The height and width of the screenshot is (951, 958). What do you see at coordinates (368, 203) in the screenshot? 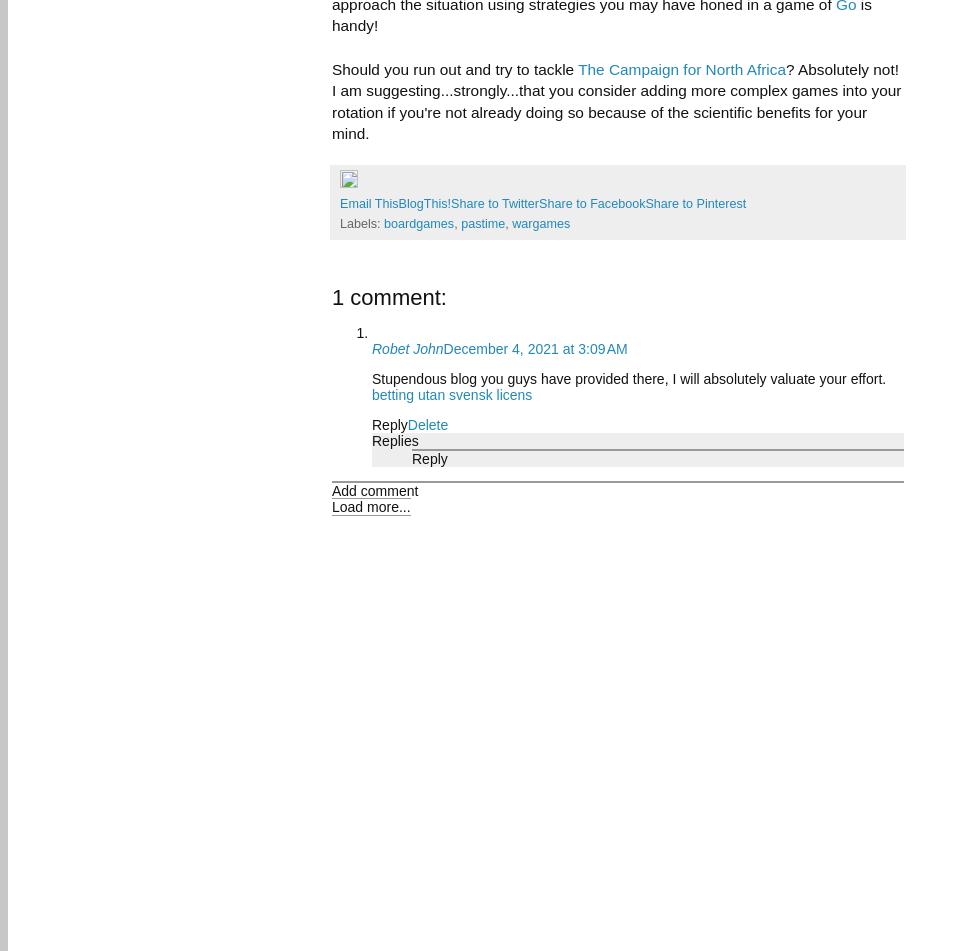
I see `'Email This'` at bounding box center [368, 203].